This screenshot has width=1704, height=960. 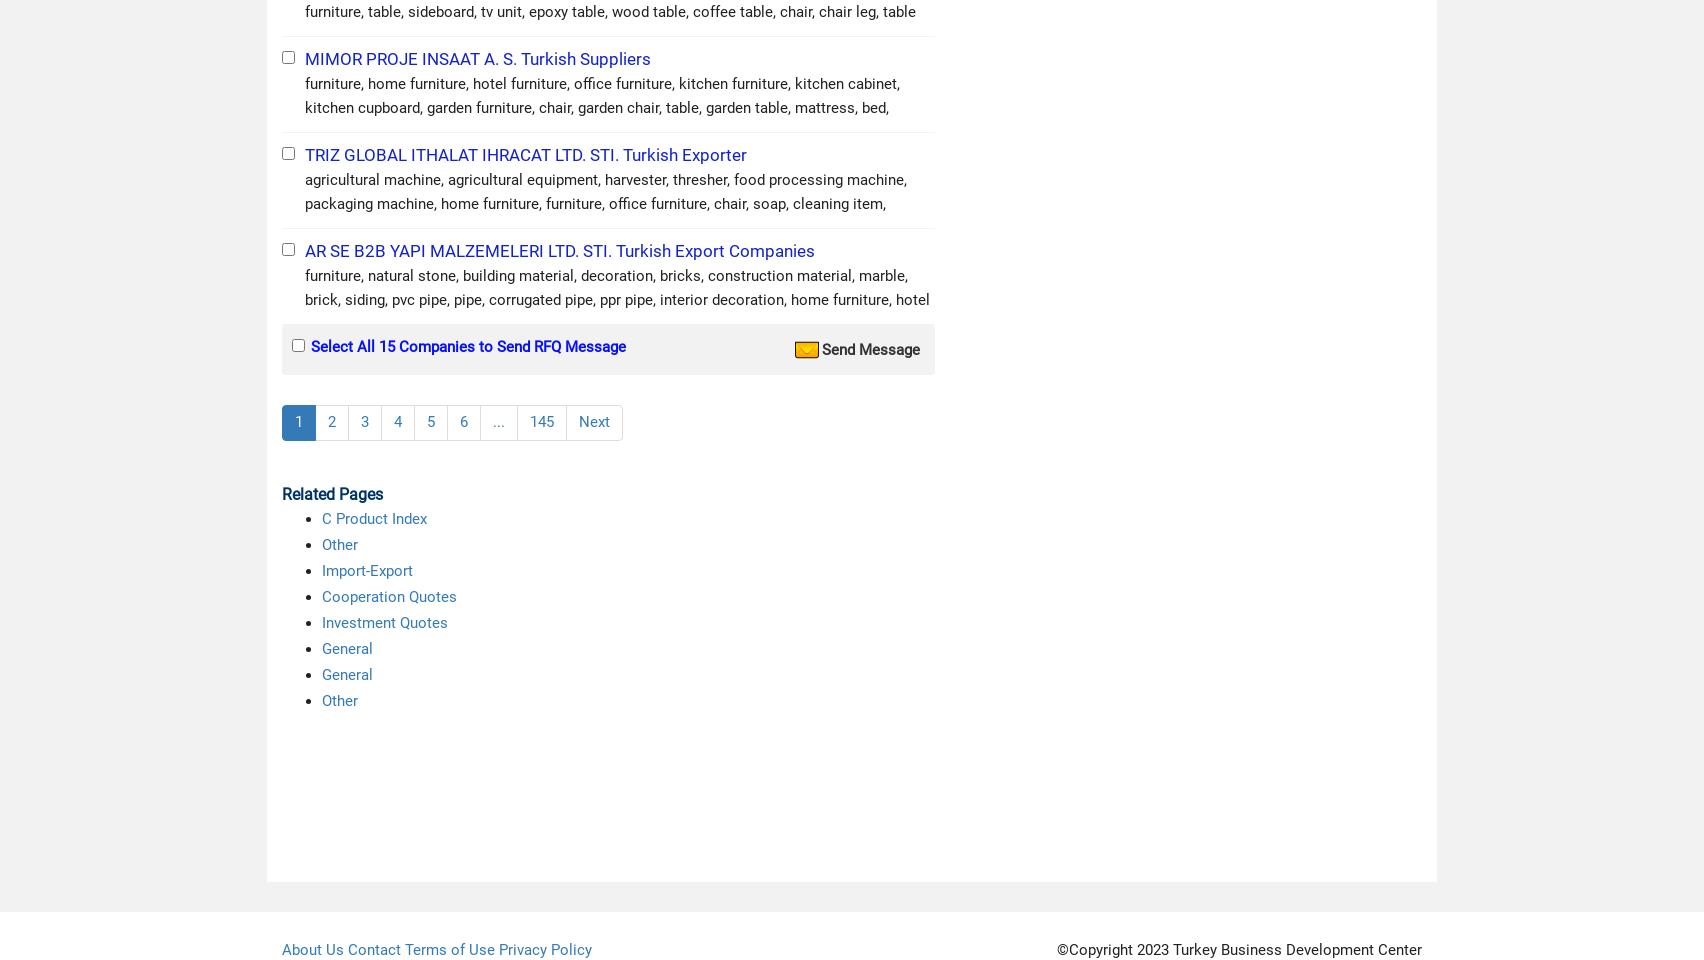 I want to click on 'TRIZ GLOBAL ITHALAT IHRACAT LTD. STI. Turkish Exporter', so click(x=526, y=154).